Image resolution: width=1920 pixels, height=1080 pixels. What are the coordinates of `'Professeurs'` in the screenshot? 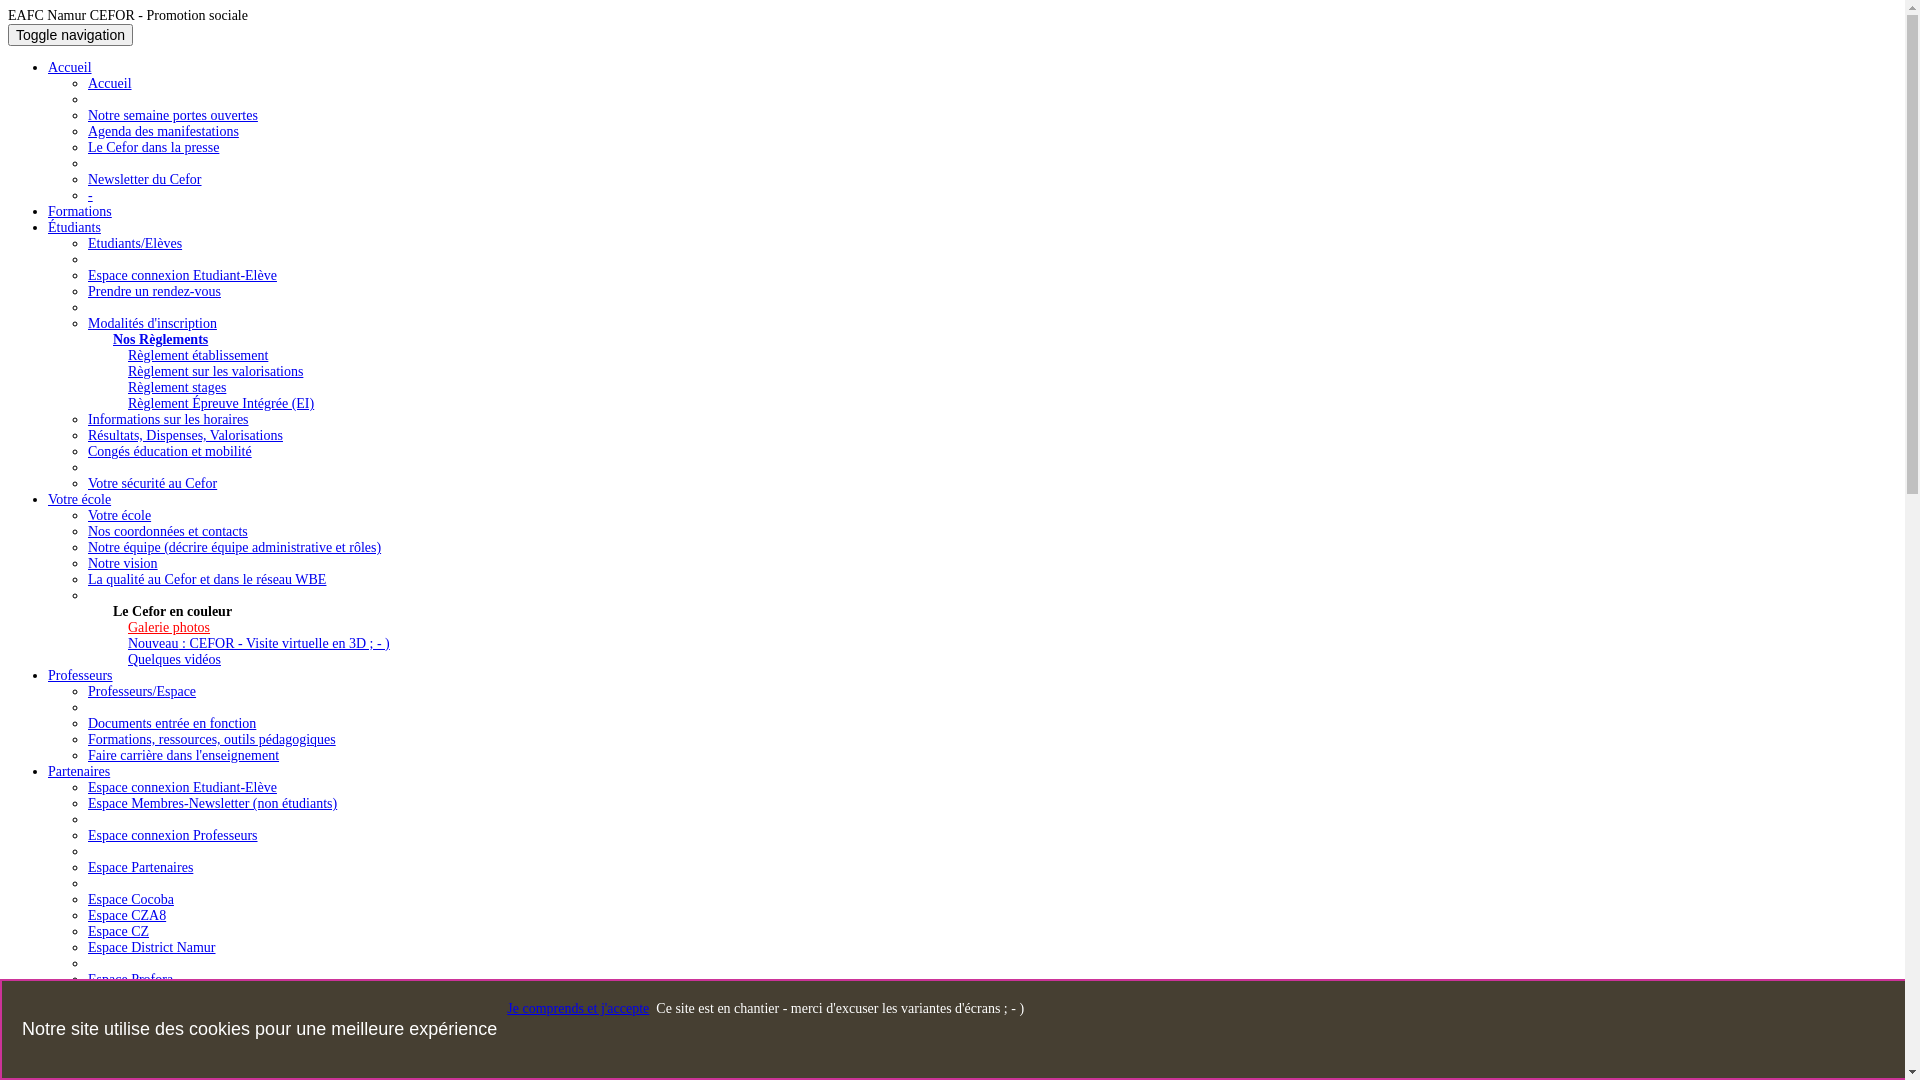 It's located at (80, 675).